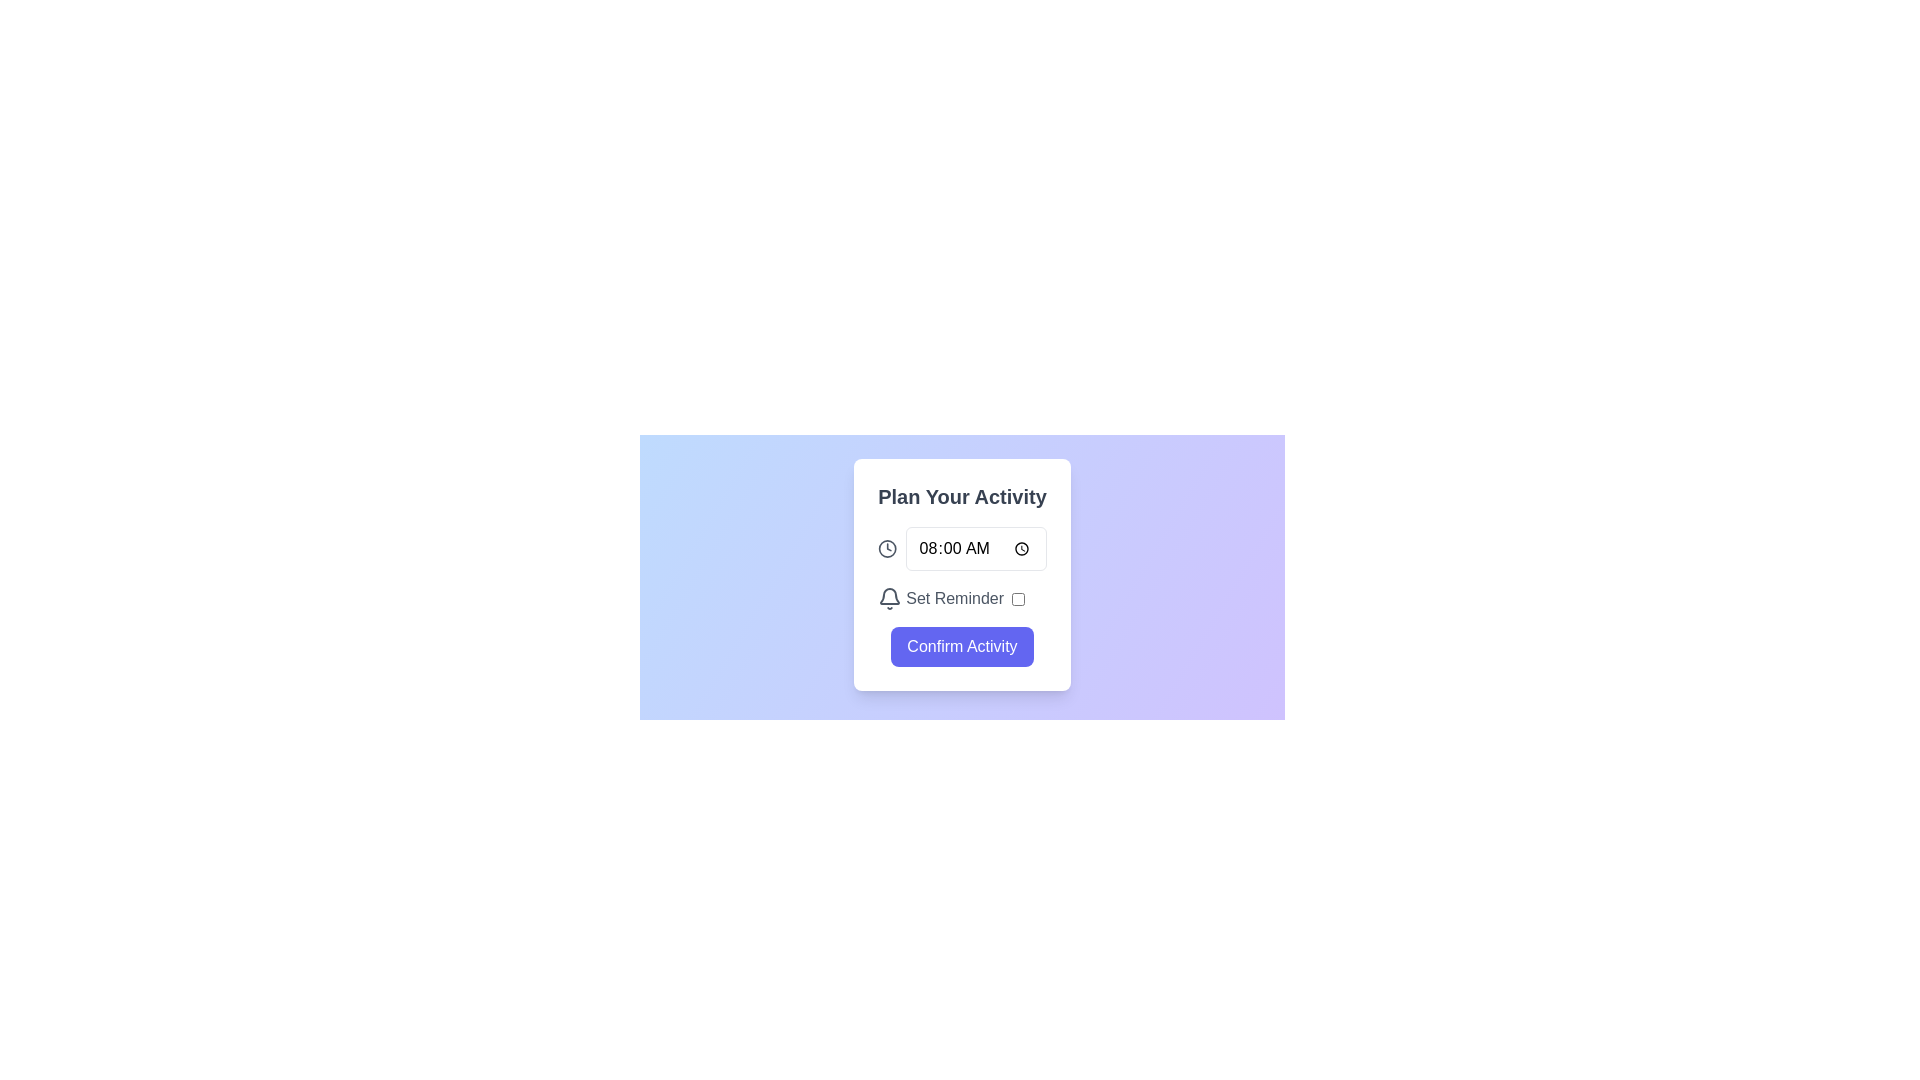 This screenshot has width=1920, height=1080. Describe the element at coordinates (962, 548) in the screenshot. I see `the input field for selecting time in the composite component located beneath the title 'Plan Your Activity'` at that location.